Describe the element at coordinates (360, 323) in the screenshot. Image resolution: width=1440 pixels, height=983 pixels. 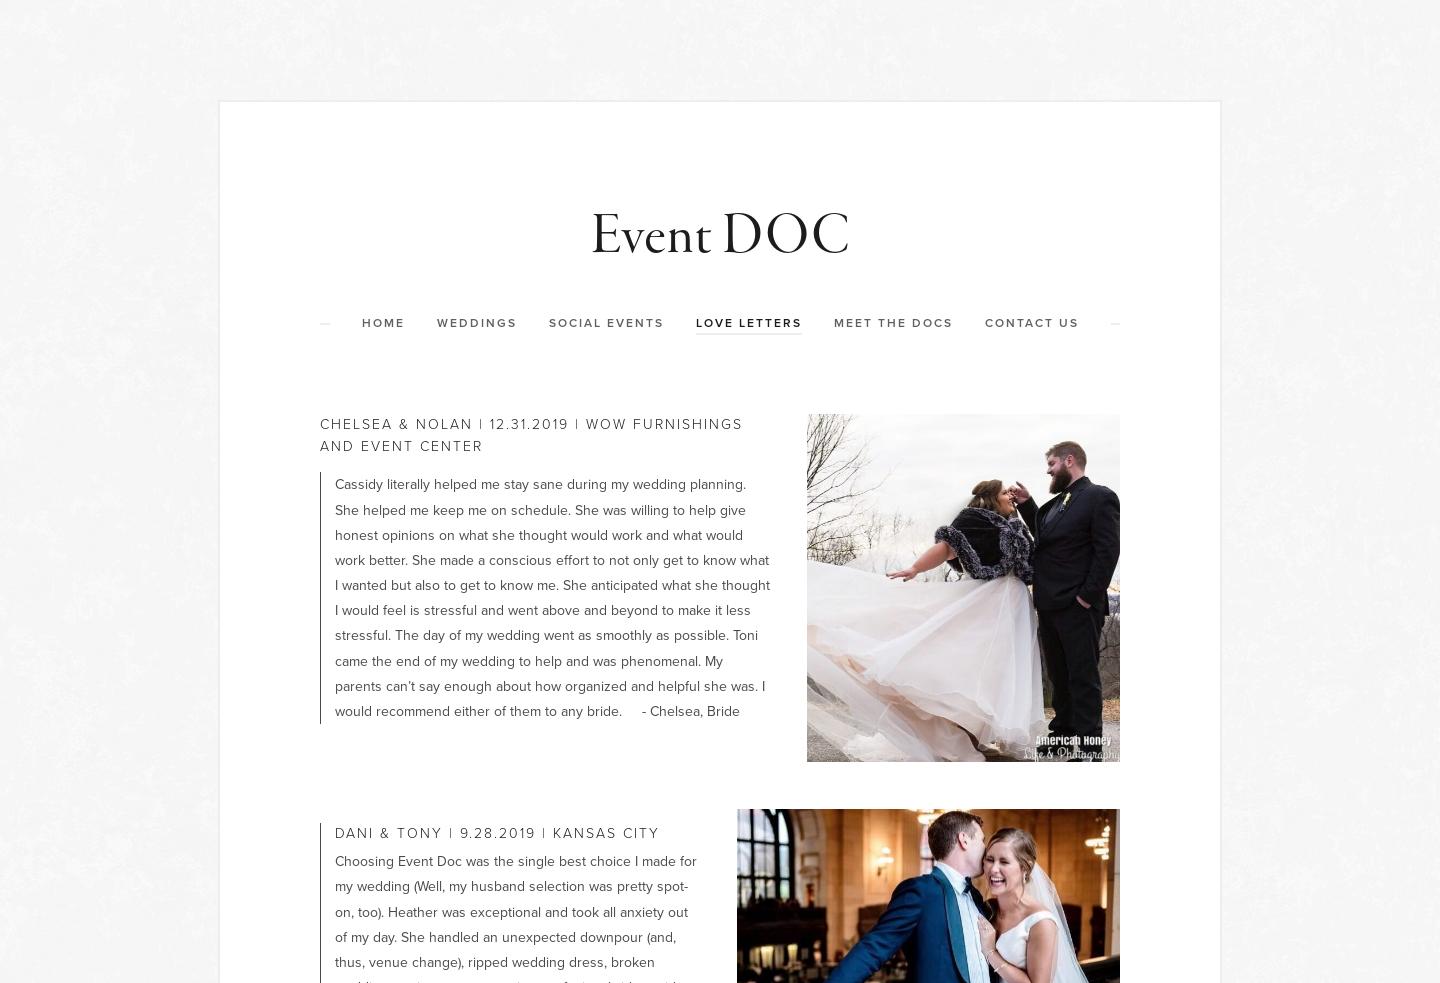
I see `'Home'` at that location.